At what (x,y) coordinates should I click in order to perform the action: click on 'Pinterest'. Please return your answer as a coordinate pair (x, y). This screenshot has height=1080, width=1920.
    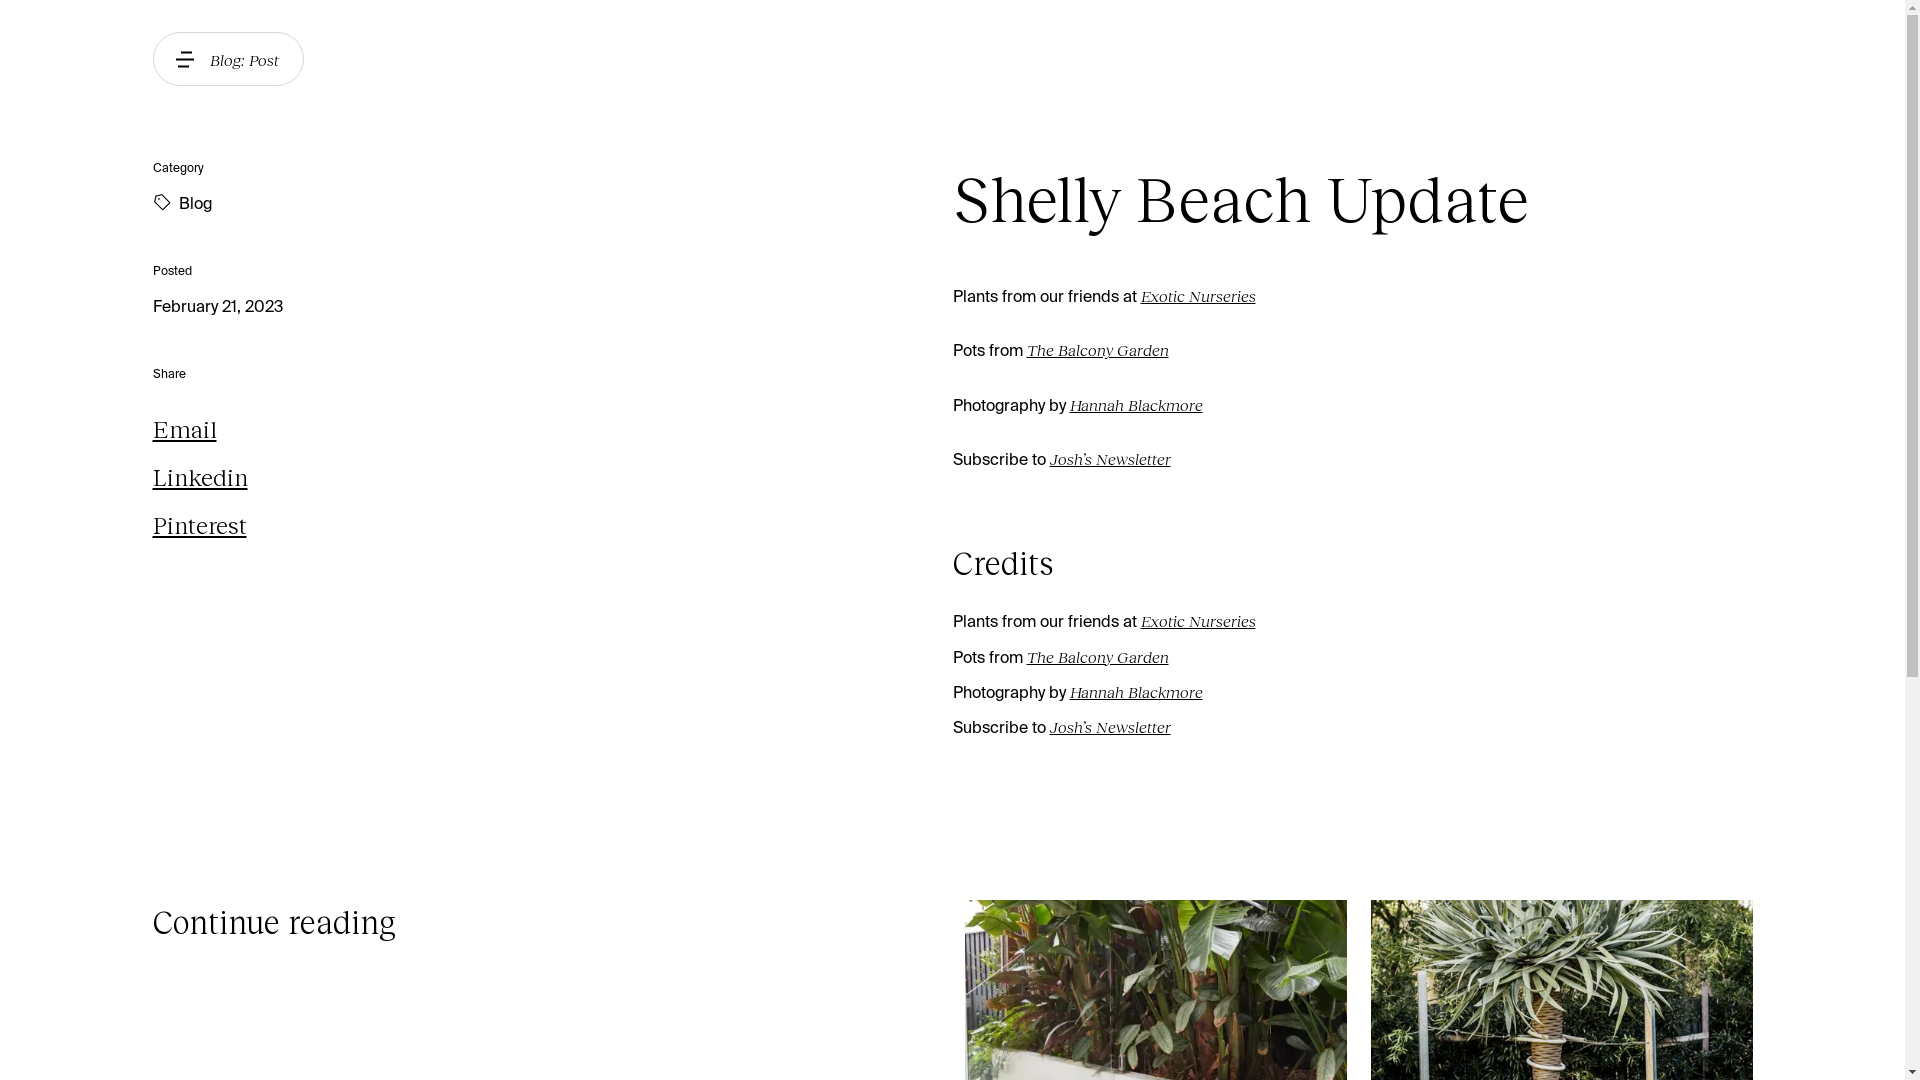
    Looking at the image, I should click on (151, 523).